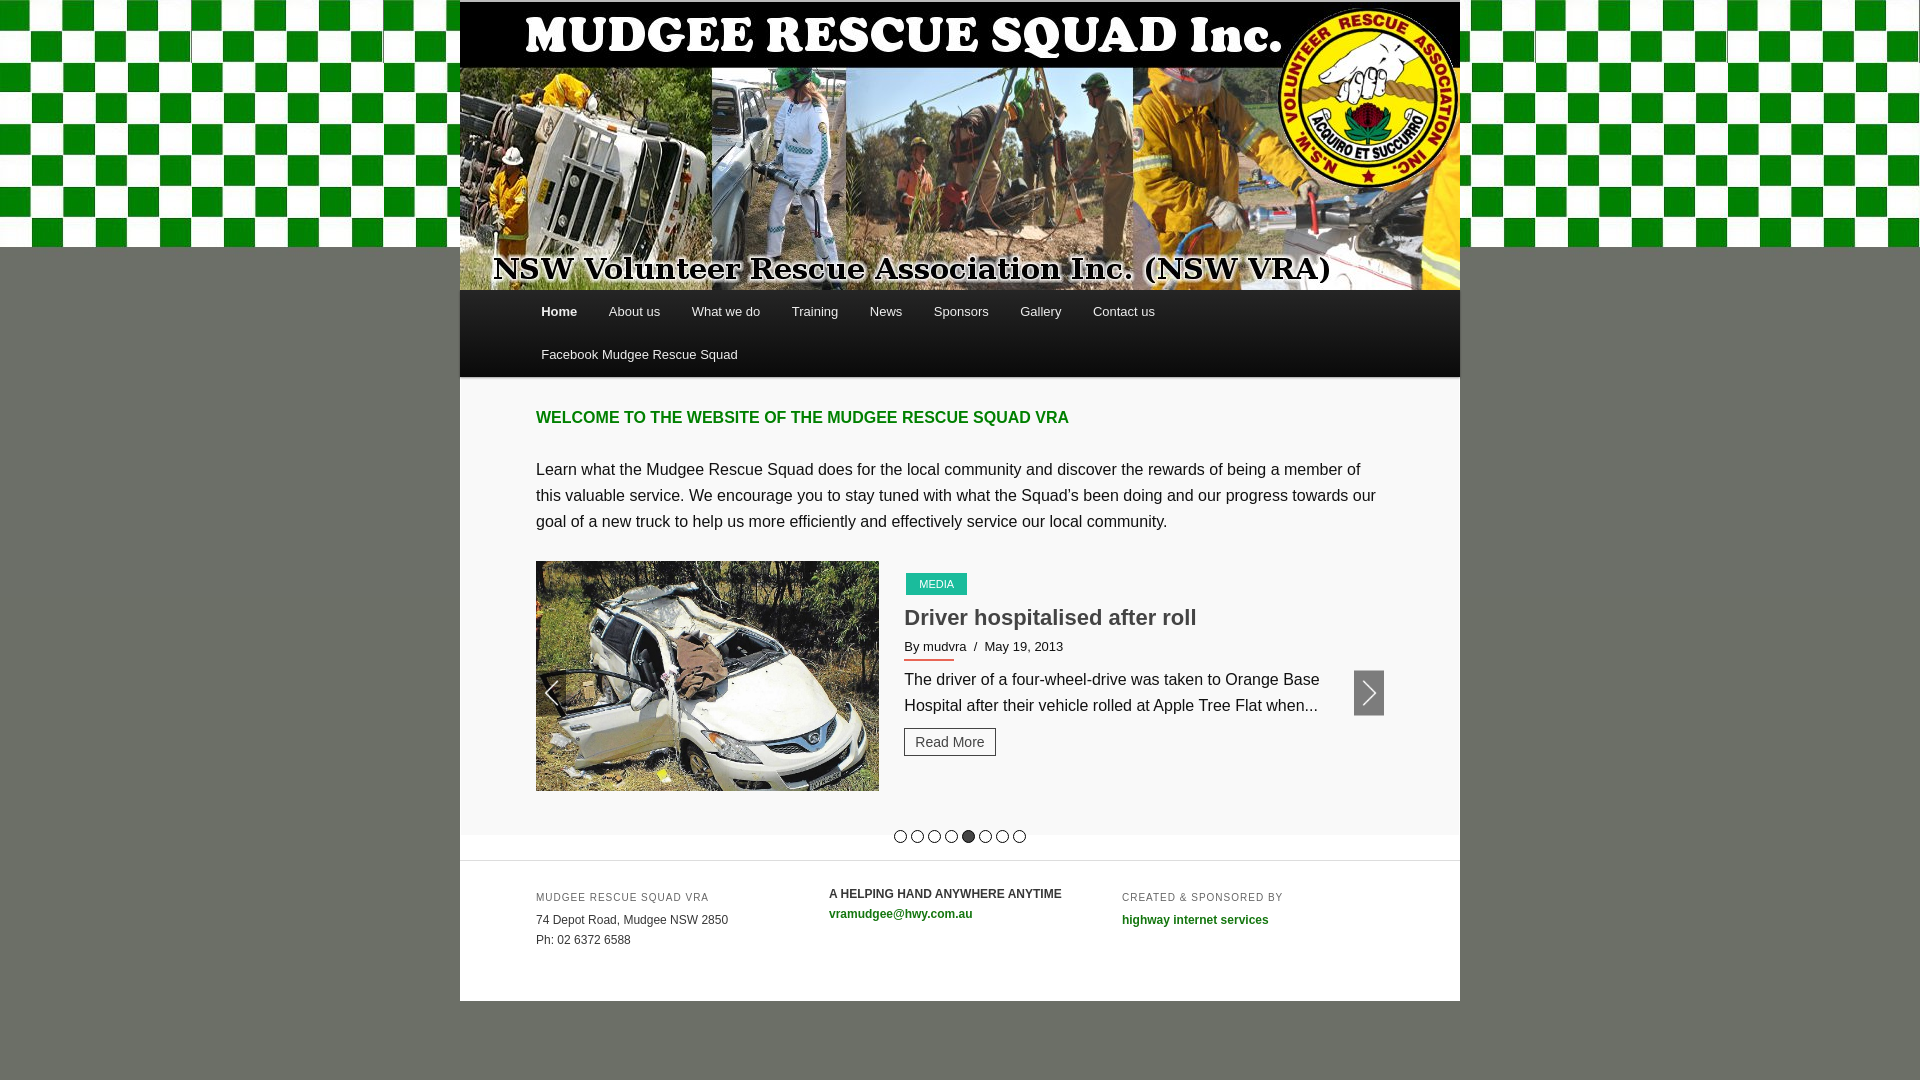 Image resolution: width=1920 pixels, height=1080 pixels. What do you see at coordinates (724, 311) in the screenshot?
I see `'What we do'` at bounding box center [724, 311].